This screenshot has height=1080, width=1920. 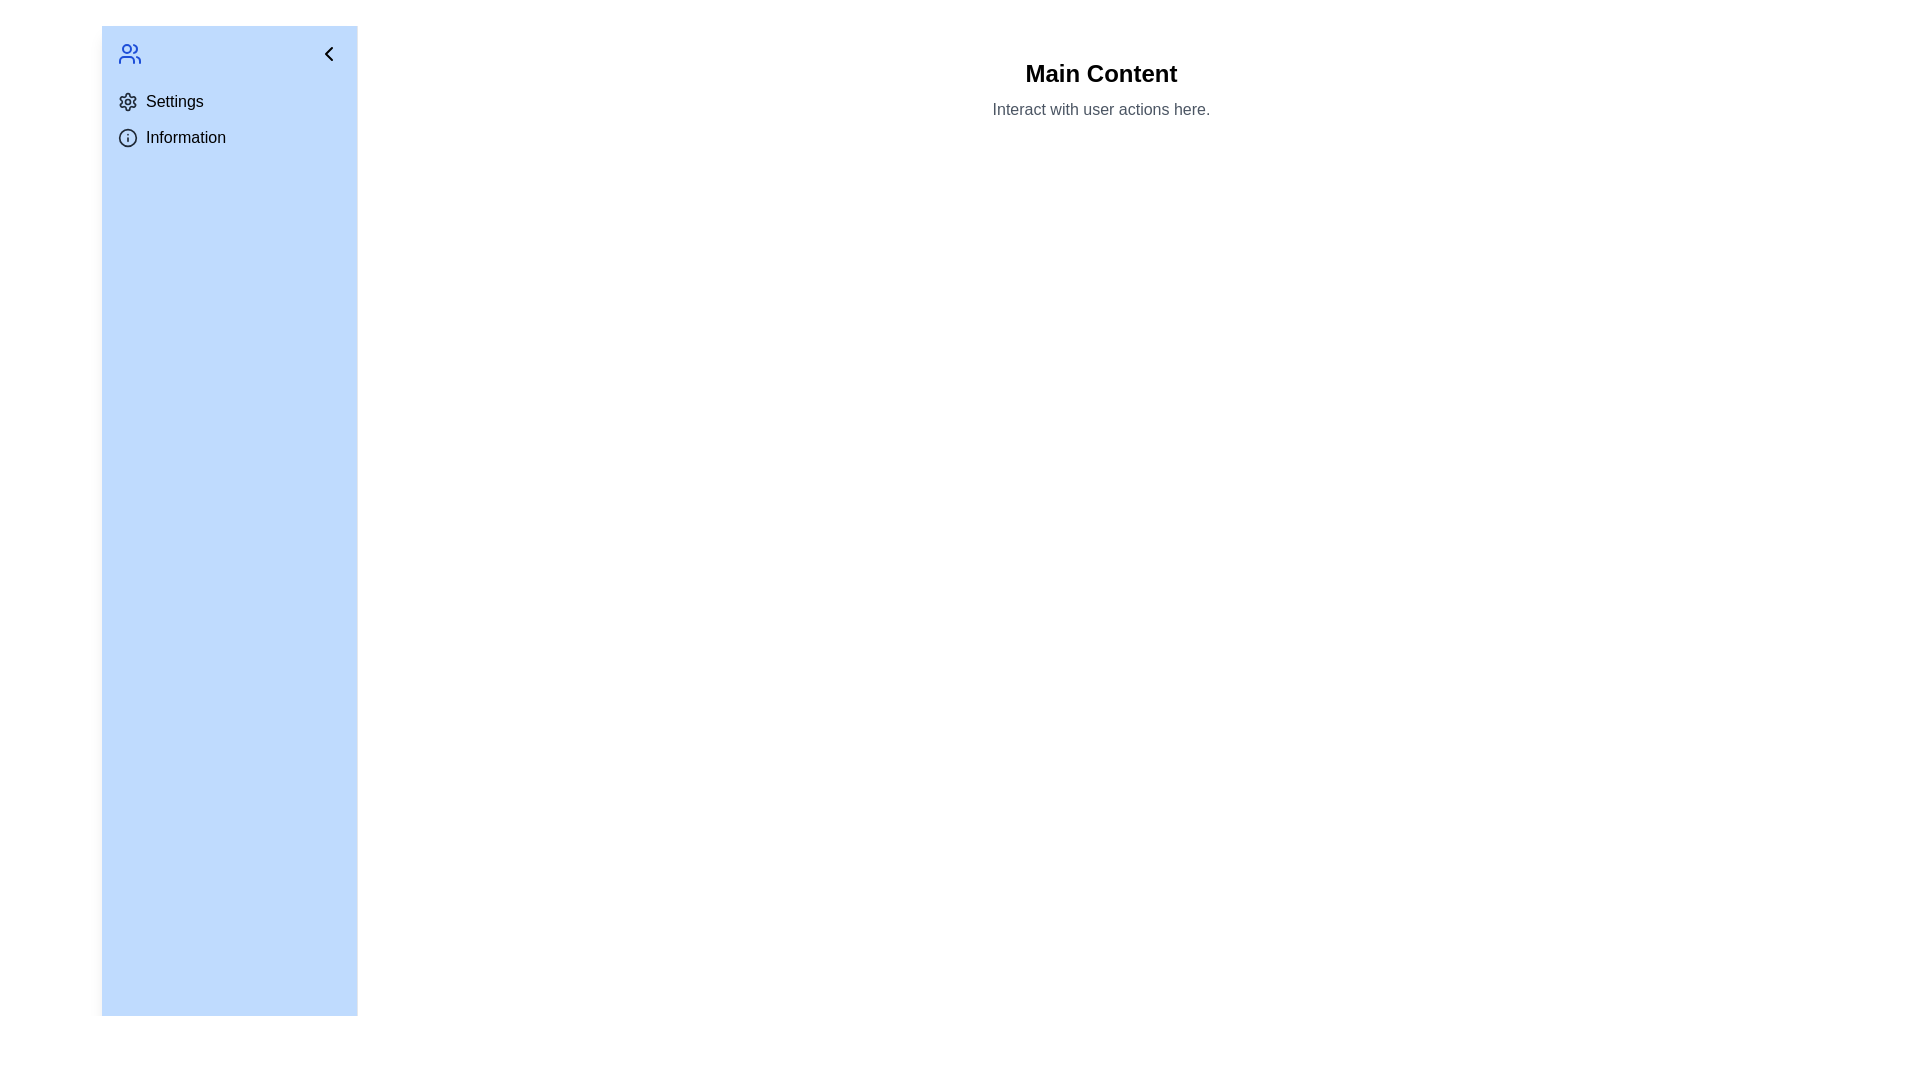 What do you see at coordinates (174, 101) in the screenshot?
I see `the 'Settings' text label located in the blue sidebar, which is styled in bold and positioned below the gear icon` at bounding box center [174, 101].